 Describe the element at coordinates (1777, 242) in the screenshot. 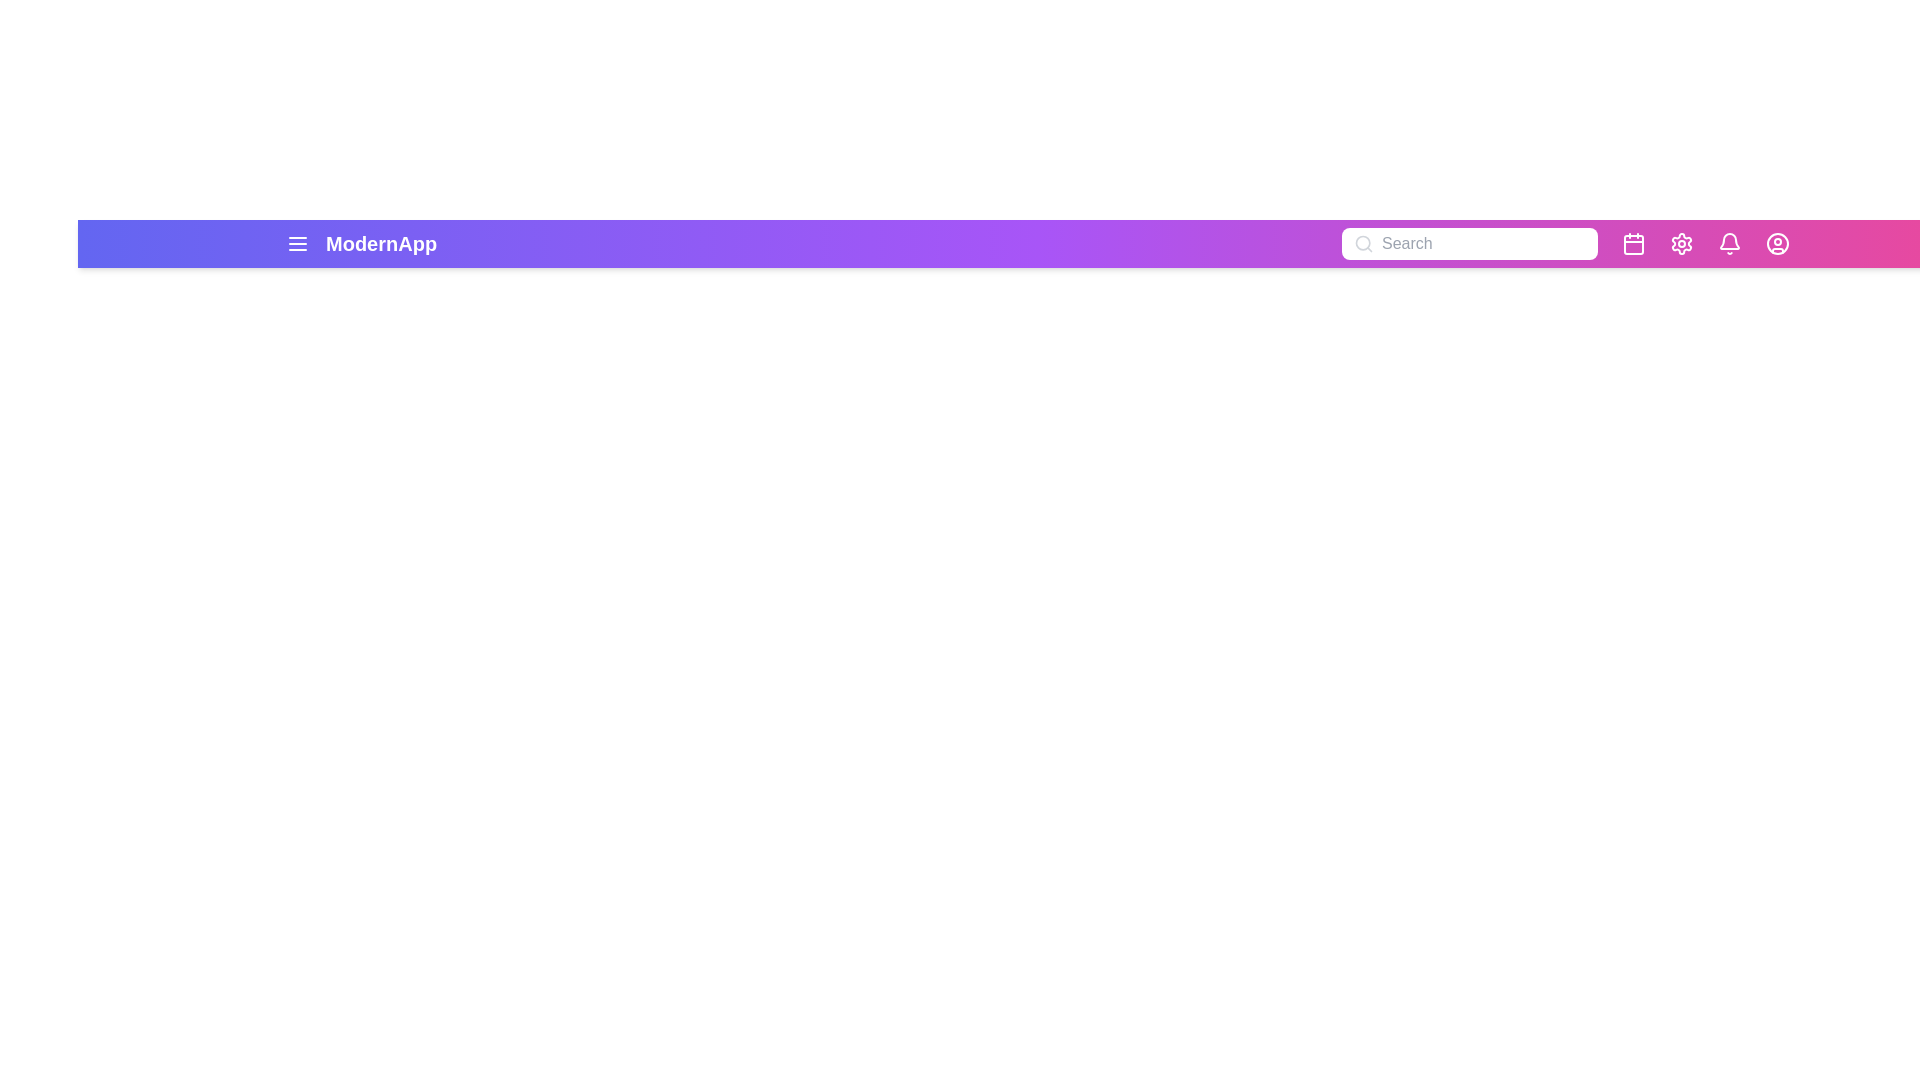

I see `the largest SVG Circle representing the user profile icon located at the far right of the navigation bar` at that location.